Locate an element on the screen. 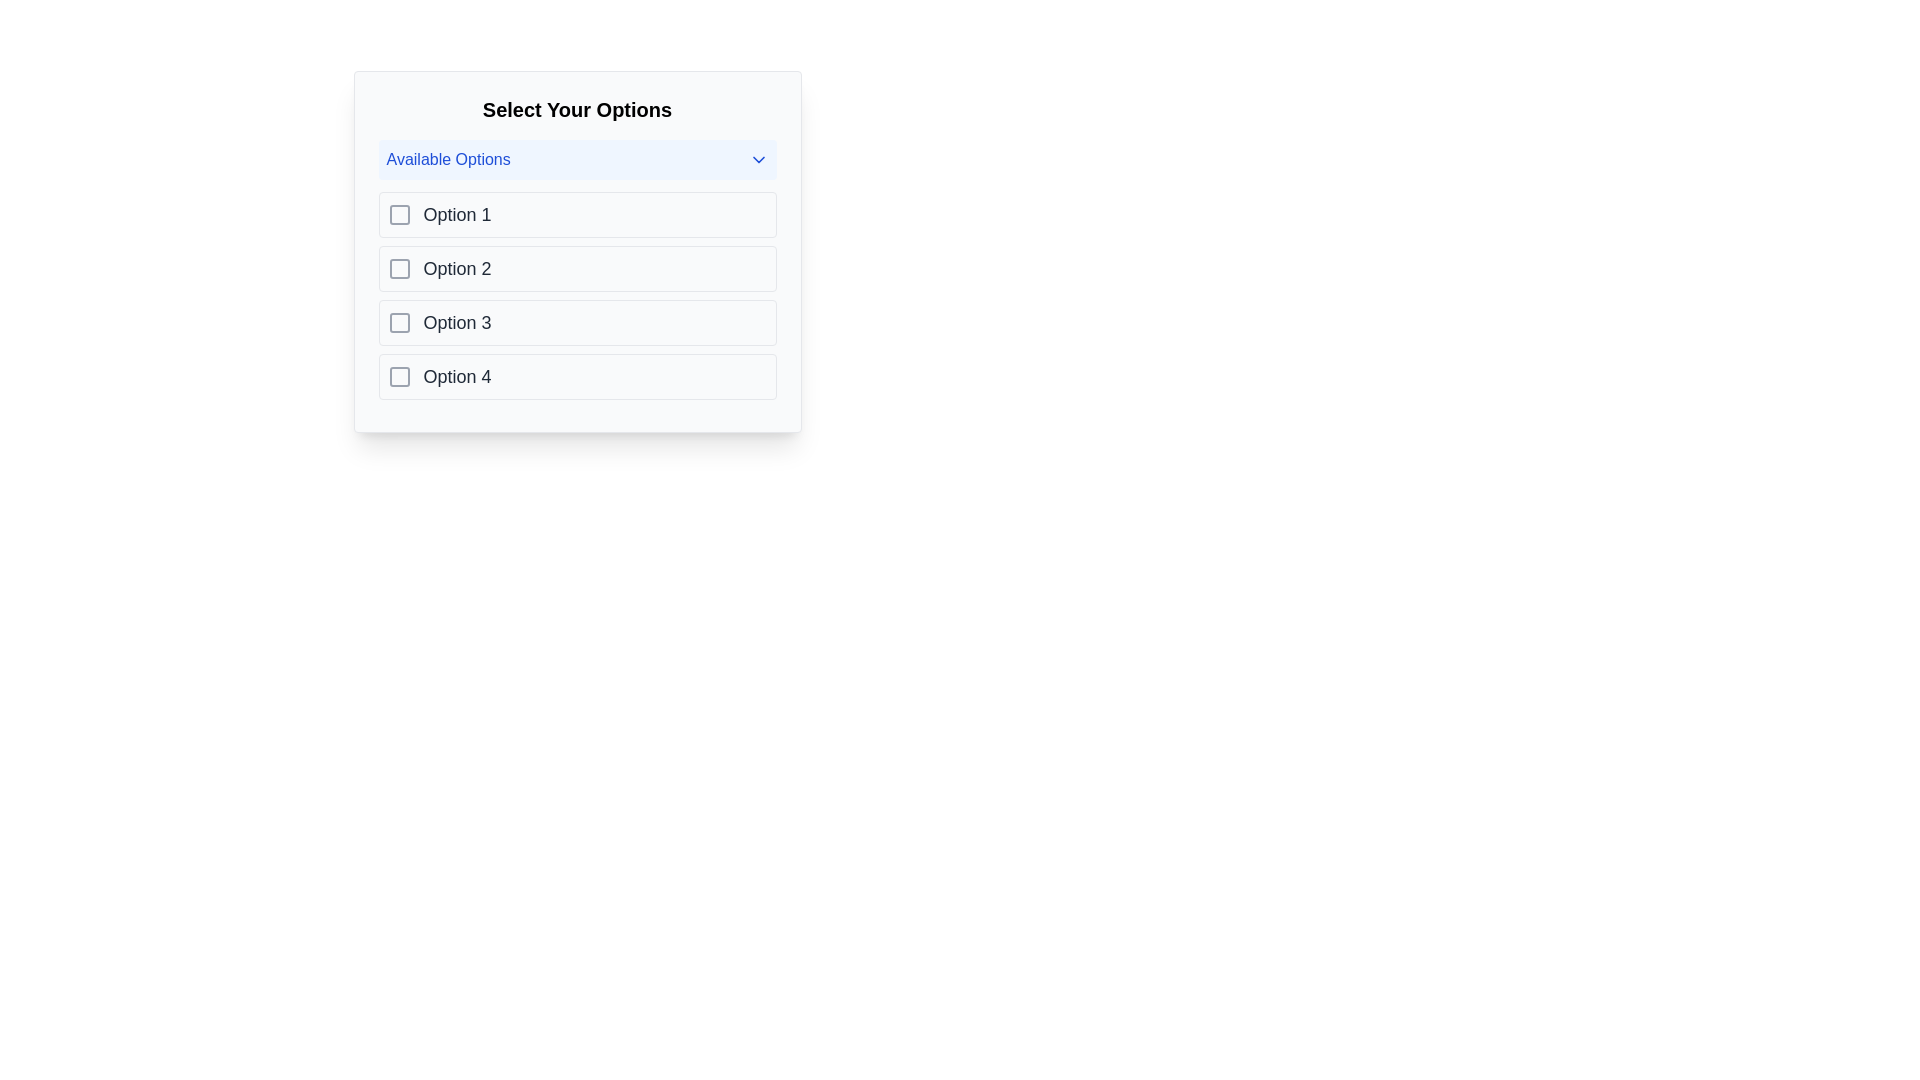 Image resolution: width=1920 pixels, height=1080 pixels. the decorative rectangle within the checkbox area for Option 1, located to the left of the 'Option 1' label is located at coordinates (399, 215).